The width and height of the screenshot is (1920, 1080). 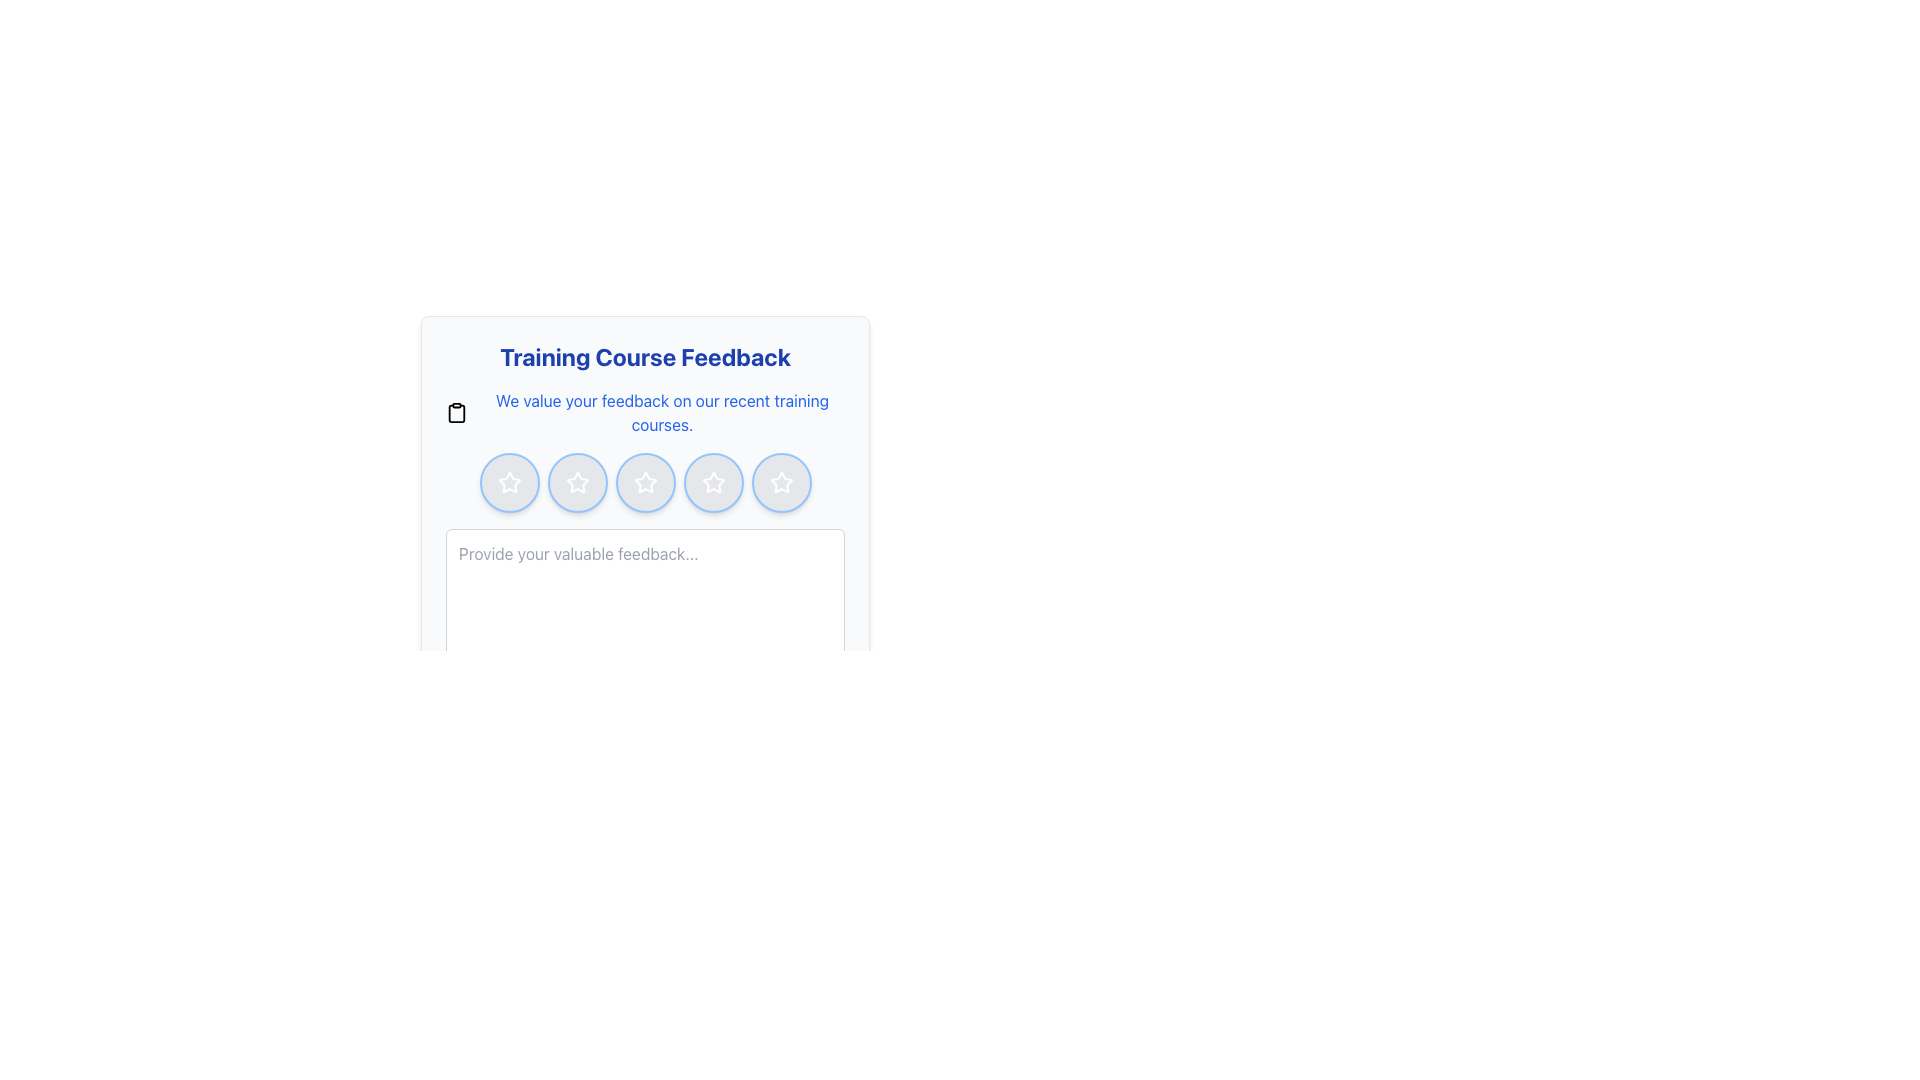 What do you see at coordinates (780, 482) in the screenshot?
I see `the fifth star in the five-star rating component` at bounding box center [780, 482].